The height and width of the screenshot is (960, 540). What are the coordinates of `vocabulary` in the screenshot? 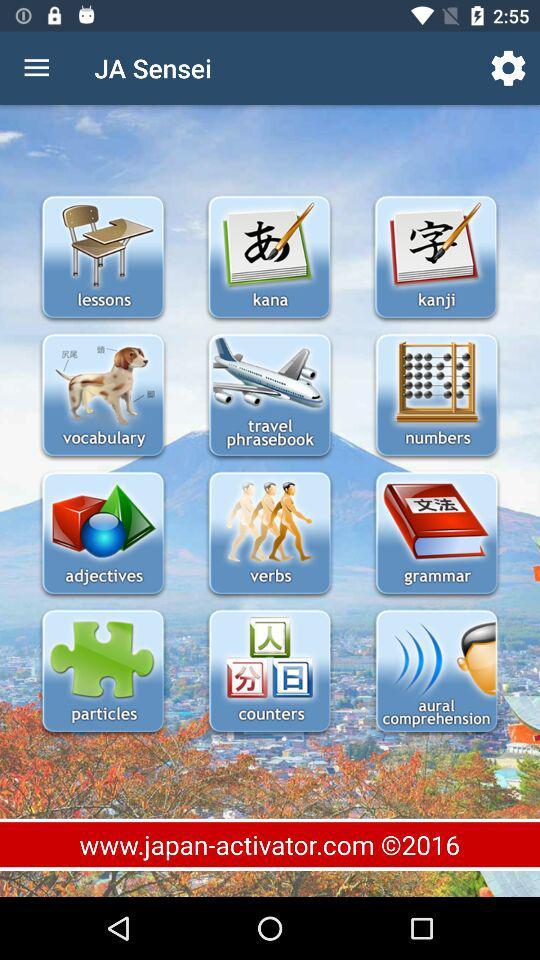 It's located at (103, 396).